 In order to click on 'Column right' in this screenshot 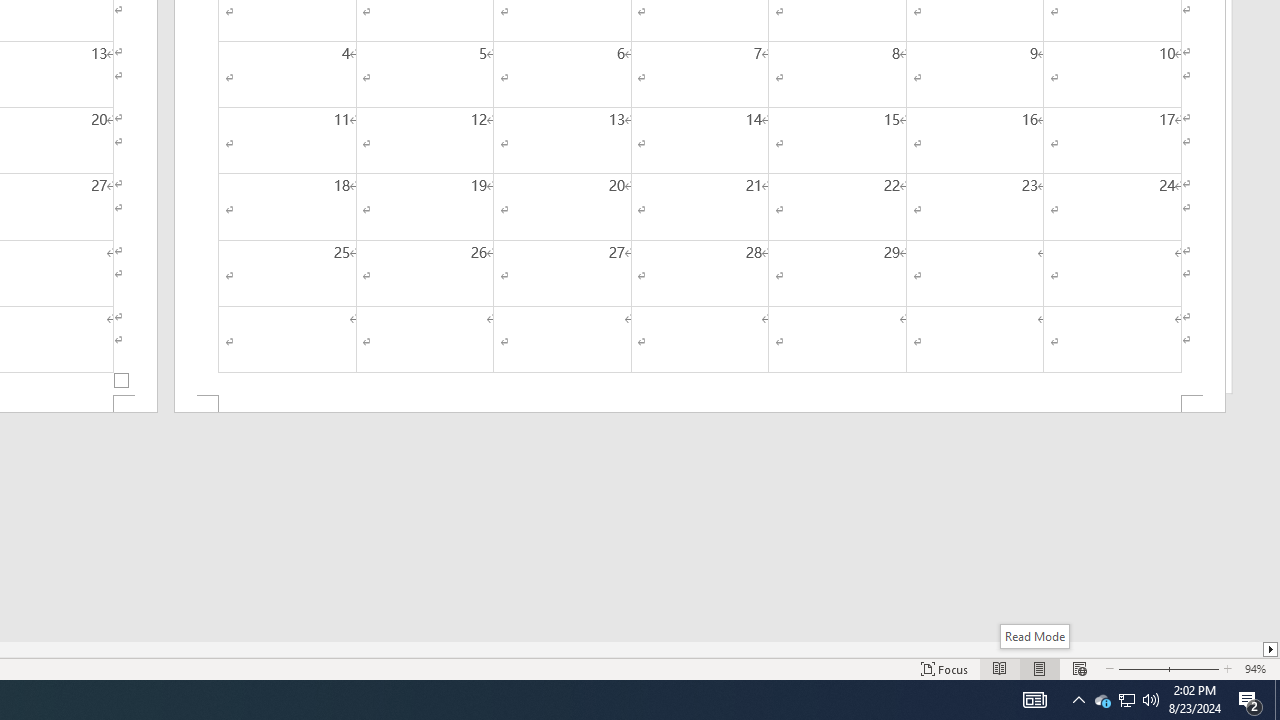, I will do `click(1270, 649)`.